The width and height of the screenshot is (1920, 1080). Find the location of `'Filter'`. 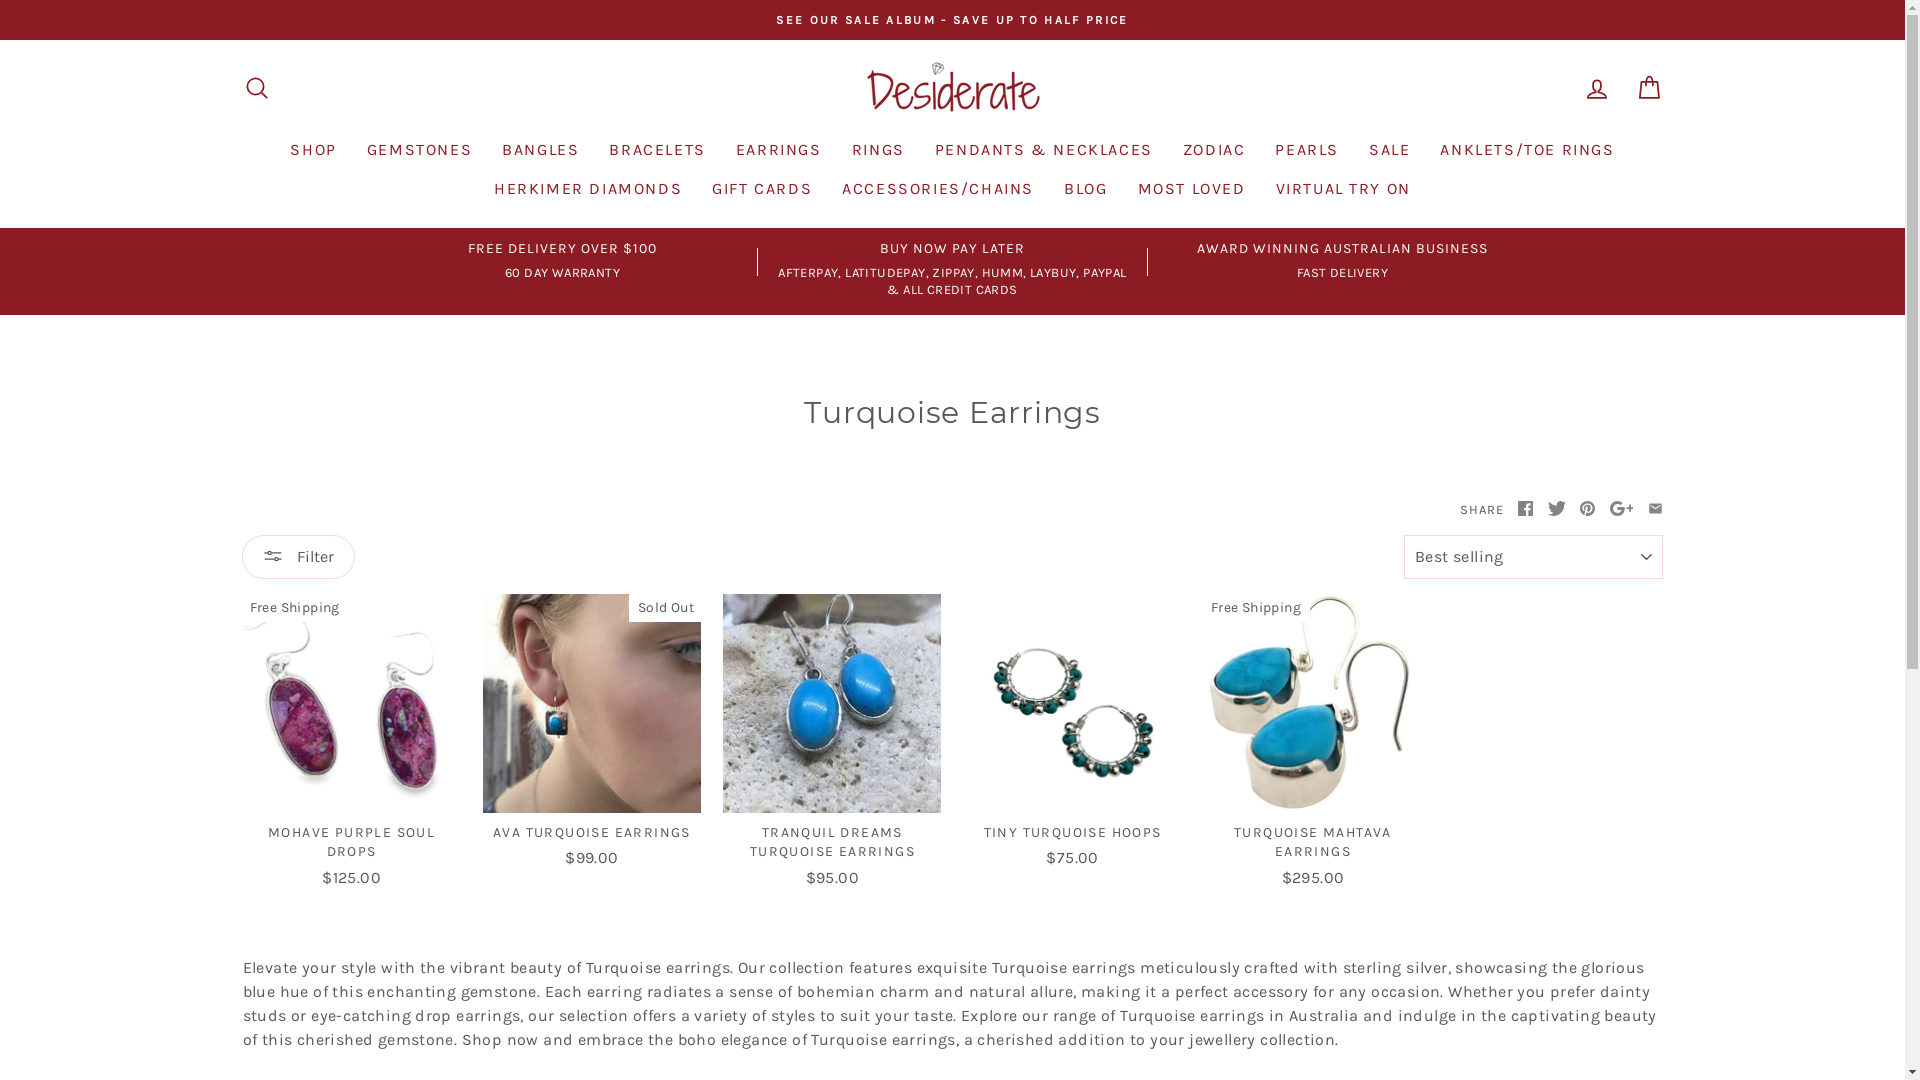

'Filter' is located at coordinates (240, 556).